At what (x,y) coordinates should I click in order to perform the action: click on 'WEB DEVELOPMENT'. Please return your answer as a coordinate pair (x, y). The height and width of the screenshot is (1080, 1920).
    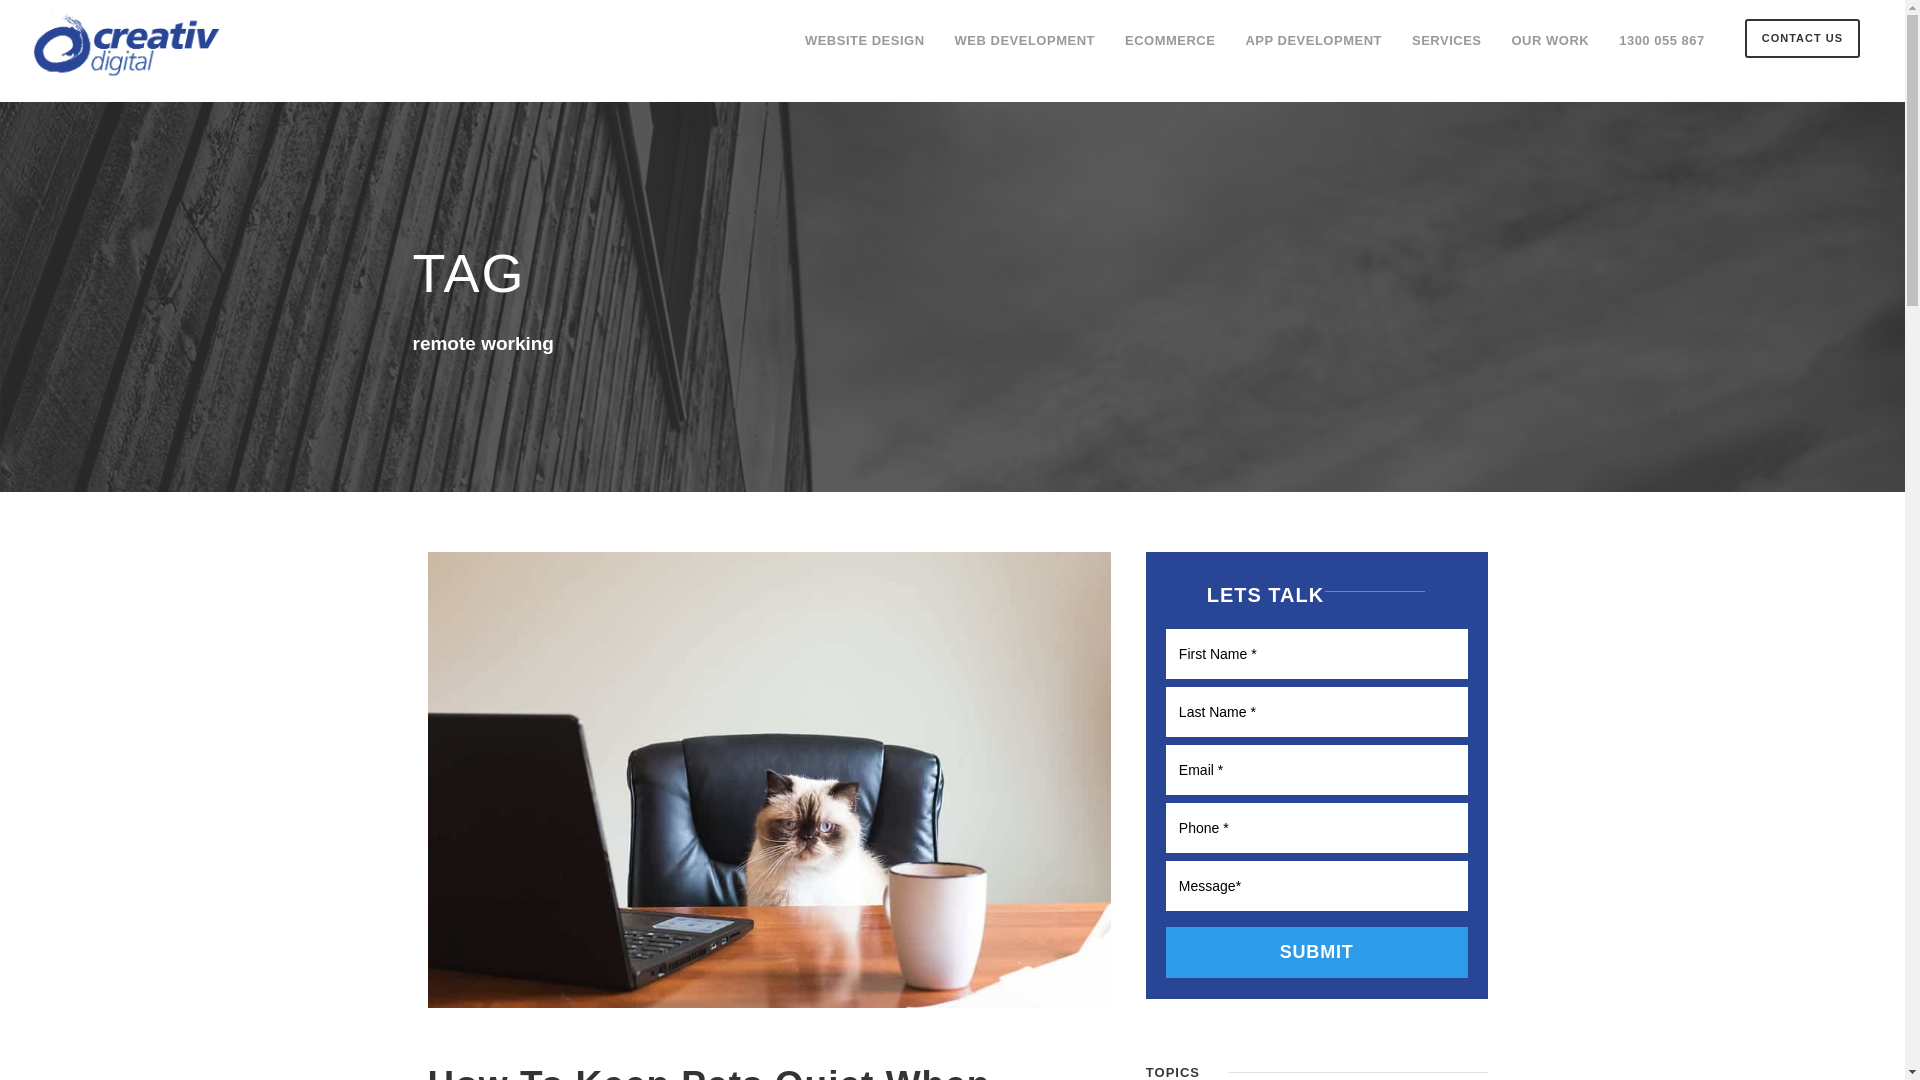
    Looking at the image, I should click on (1025, 48).